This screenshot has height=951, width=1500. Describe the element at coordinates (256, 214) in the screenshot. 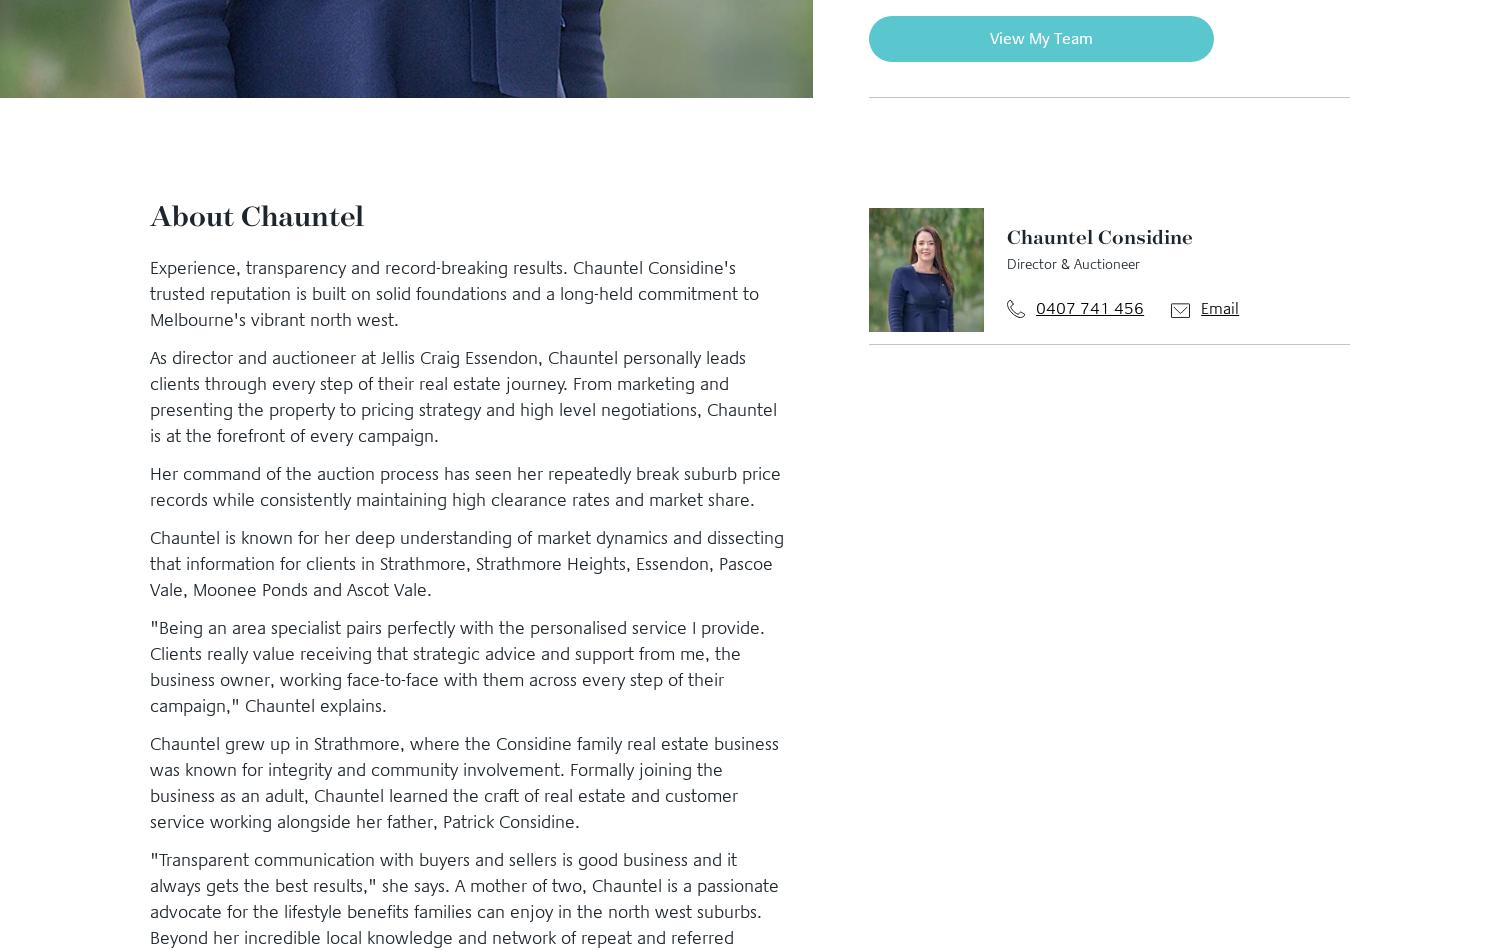

I see `'About Chauntel'` at that location.